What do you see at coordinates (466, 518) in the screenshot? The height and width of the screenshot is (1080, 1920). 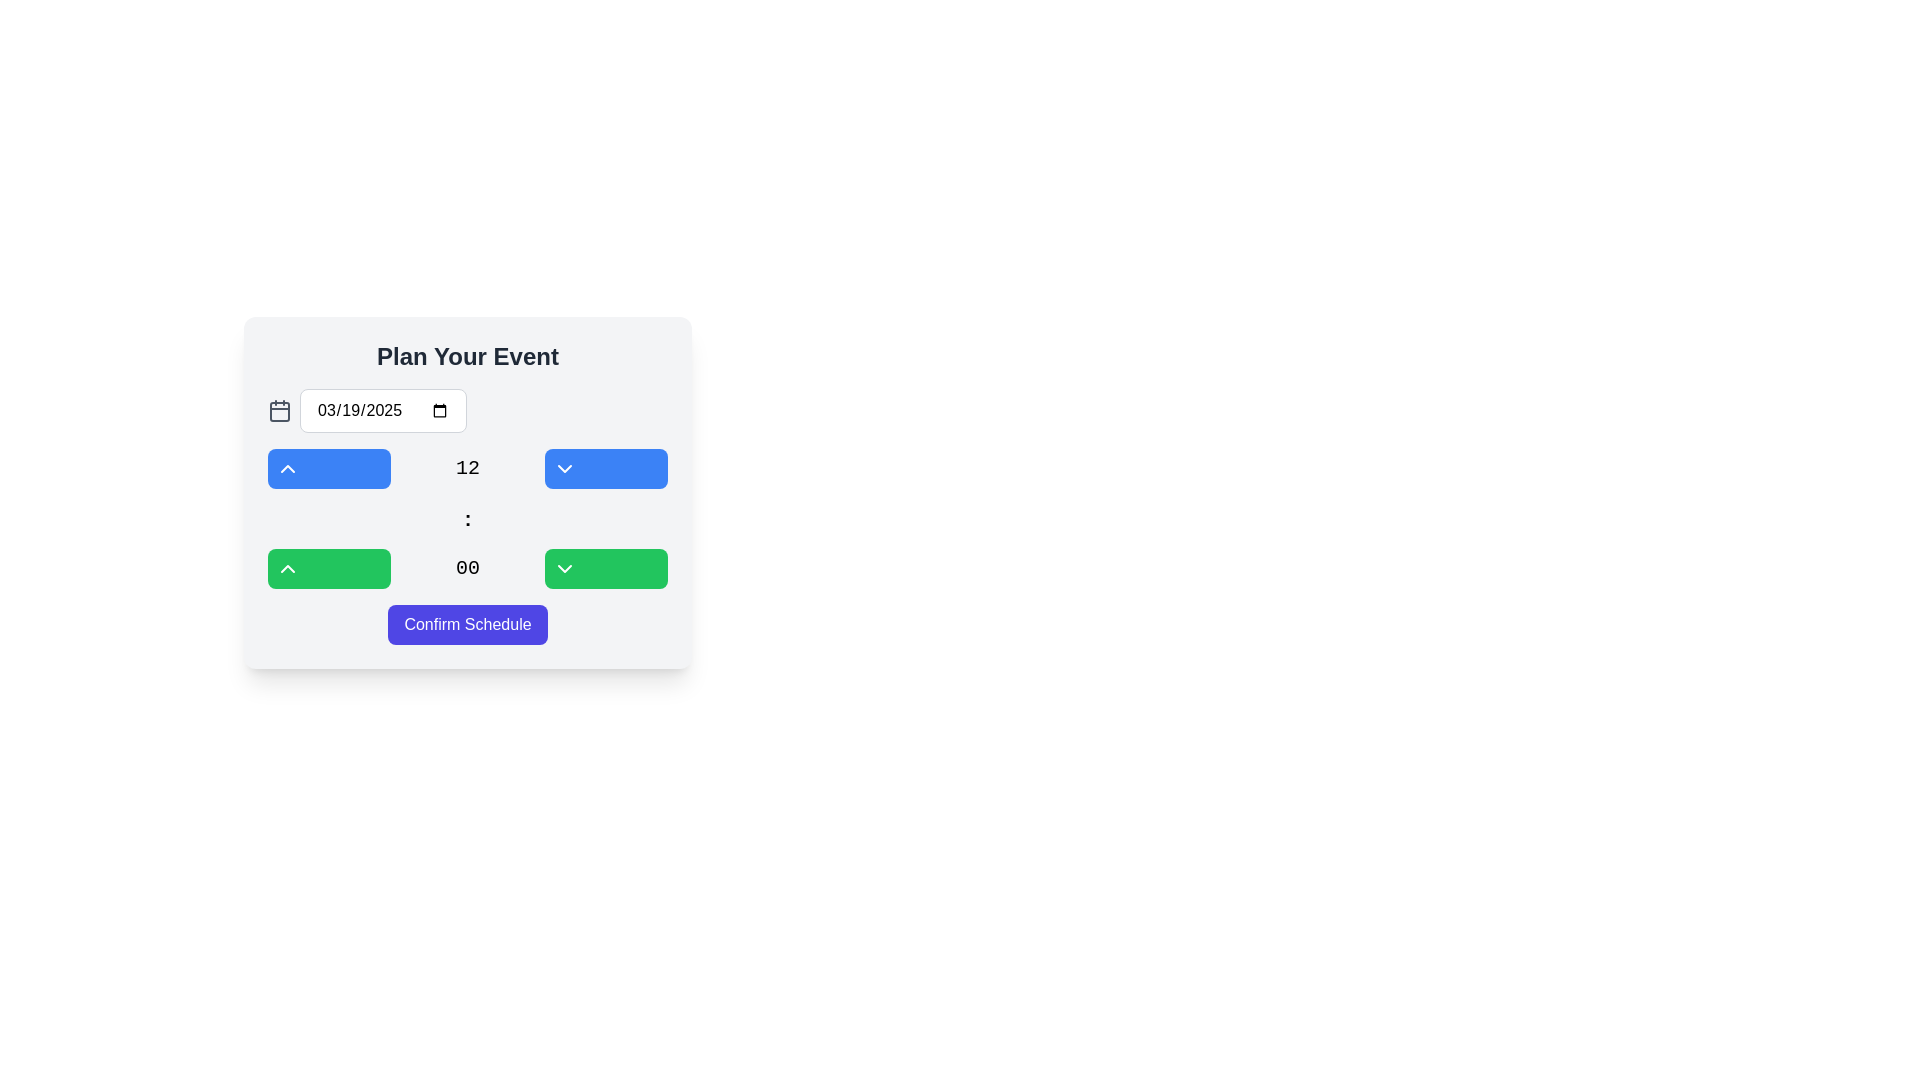 I see `the text element that serves as a visual separator for hours and minutes in the time display of the scheduling form, located centrally between the '12' and '00' text elements` at bounding box center [466, 518].